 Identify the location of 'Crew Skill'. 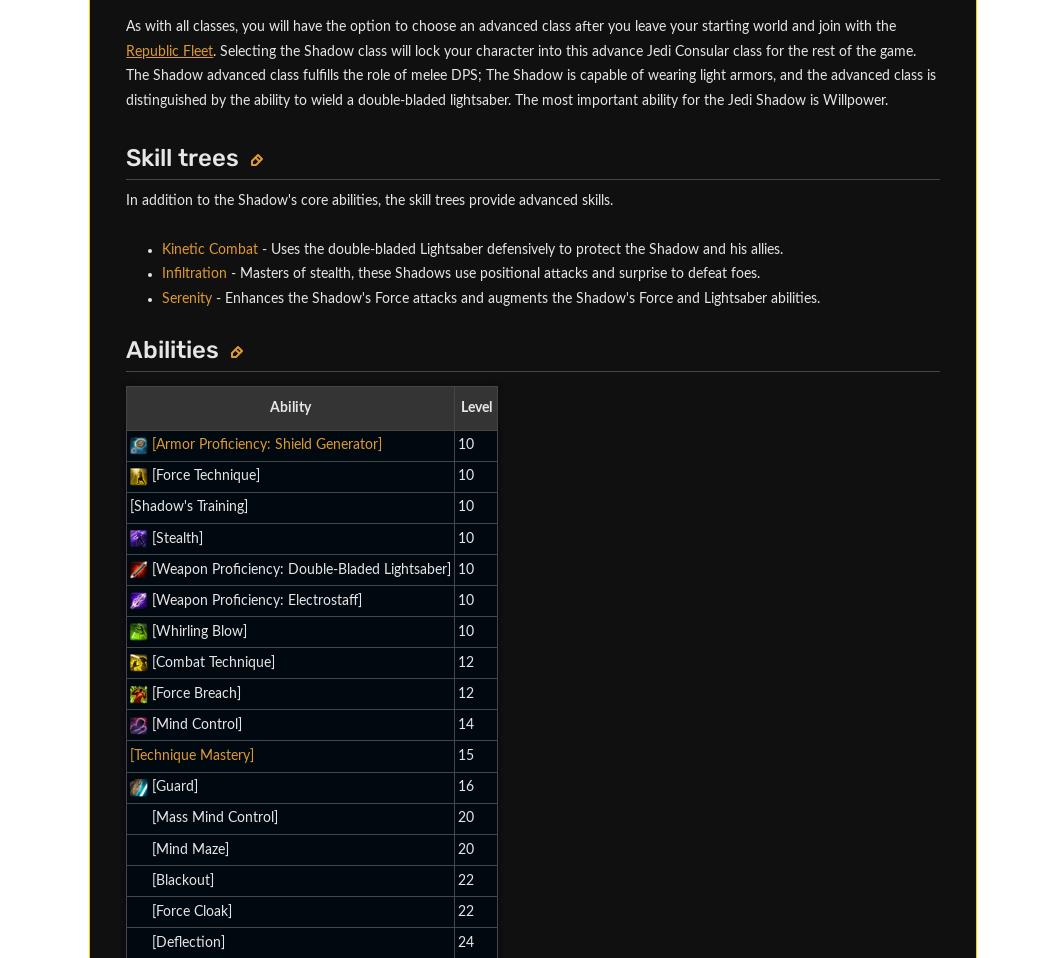
(223, 227).